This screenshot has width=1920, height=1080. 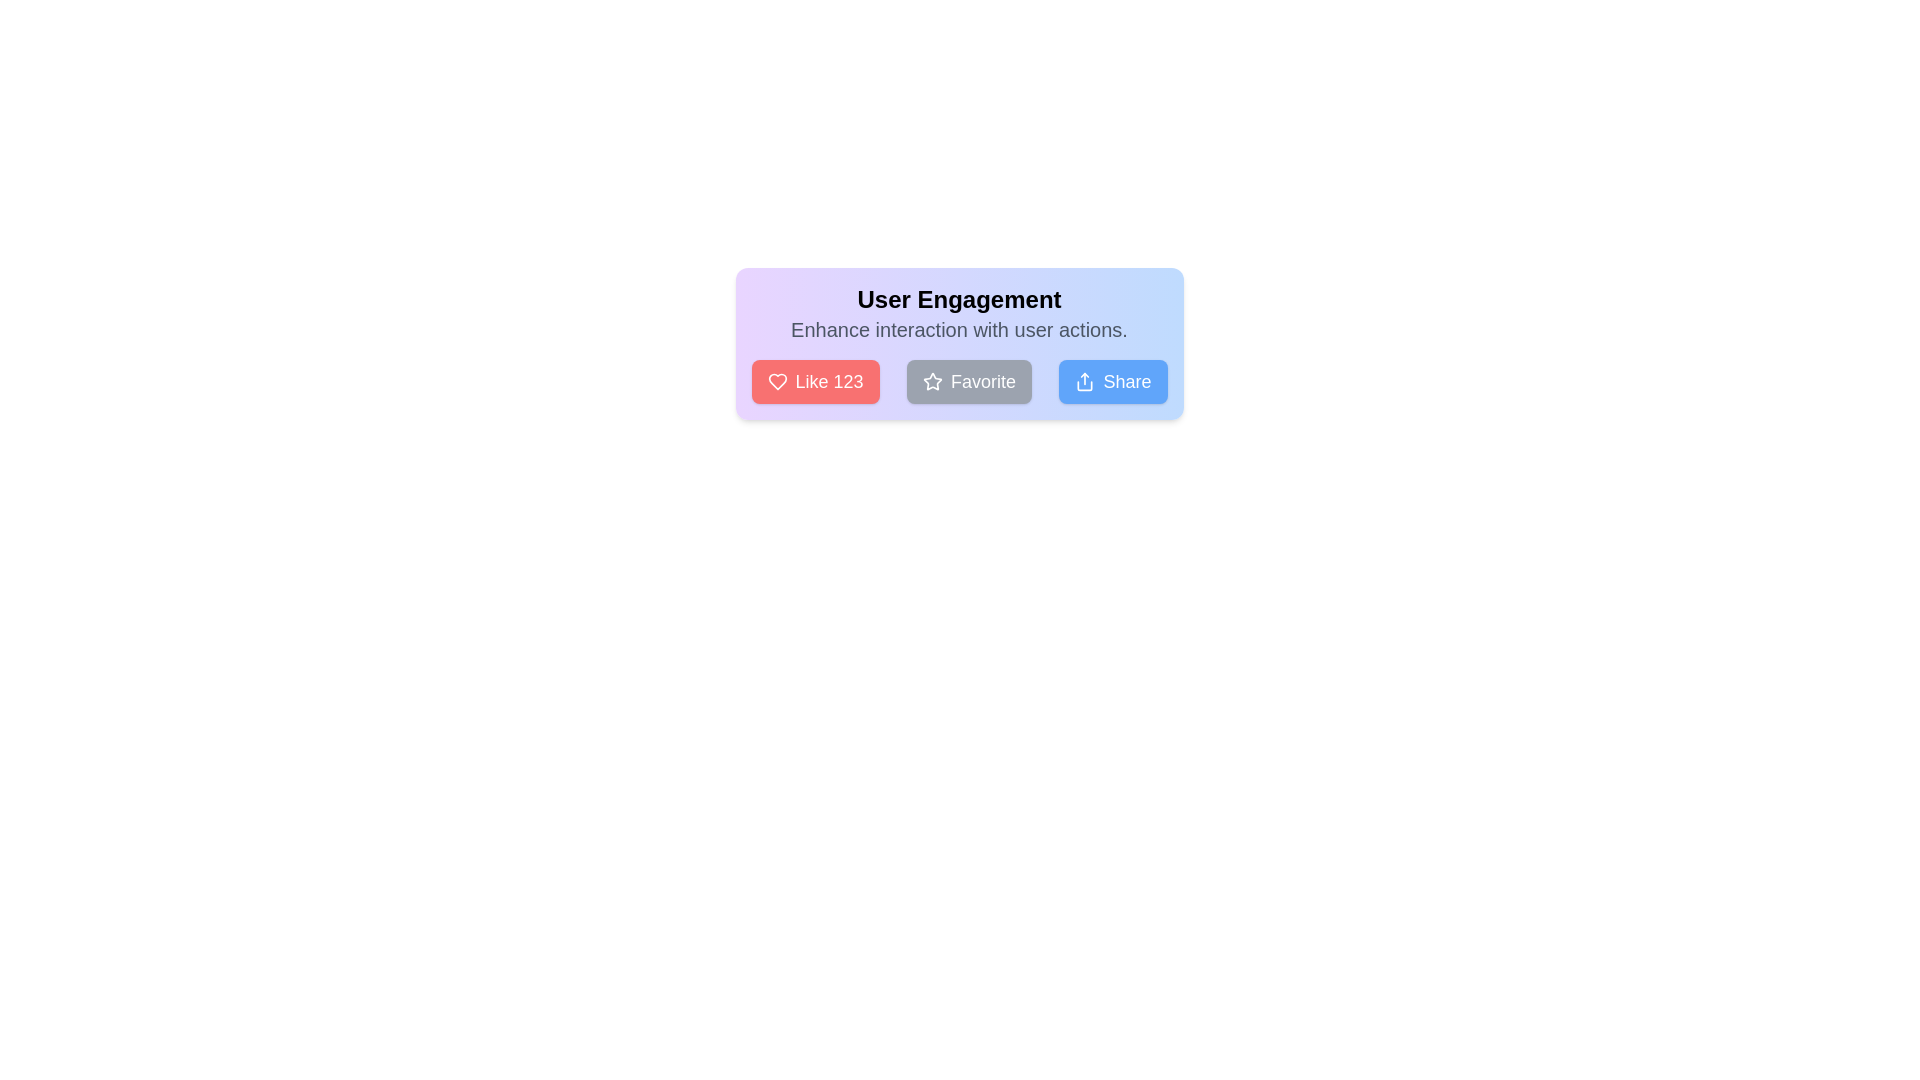 What do you see at coordinates (958, 381) in the screenshot?
I see `the 'Favorite' button, which has a gray background, rounded corners, and is positioned between the 'Like 123' and 'Share' buttons at the bottom of the card in the 'User Engagement' section` at bounding box center [958, 381].